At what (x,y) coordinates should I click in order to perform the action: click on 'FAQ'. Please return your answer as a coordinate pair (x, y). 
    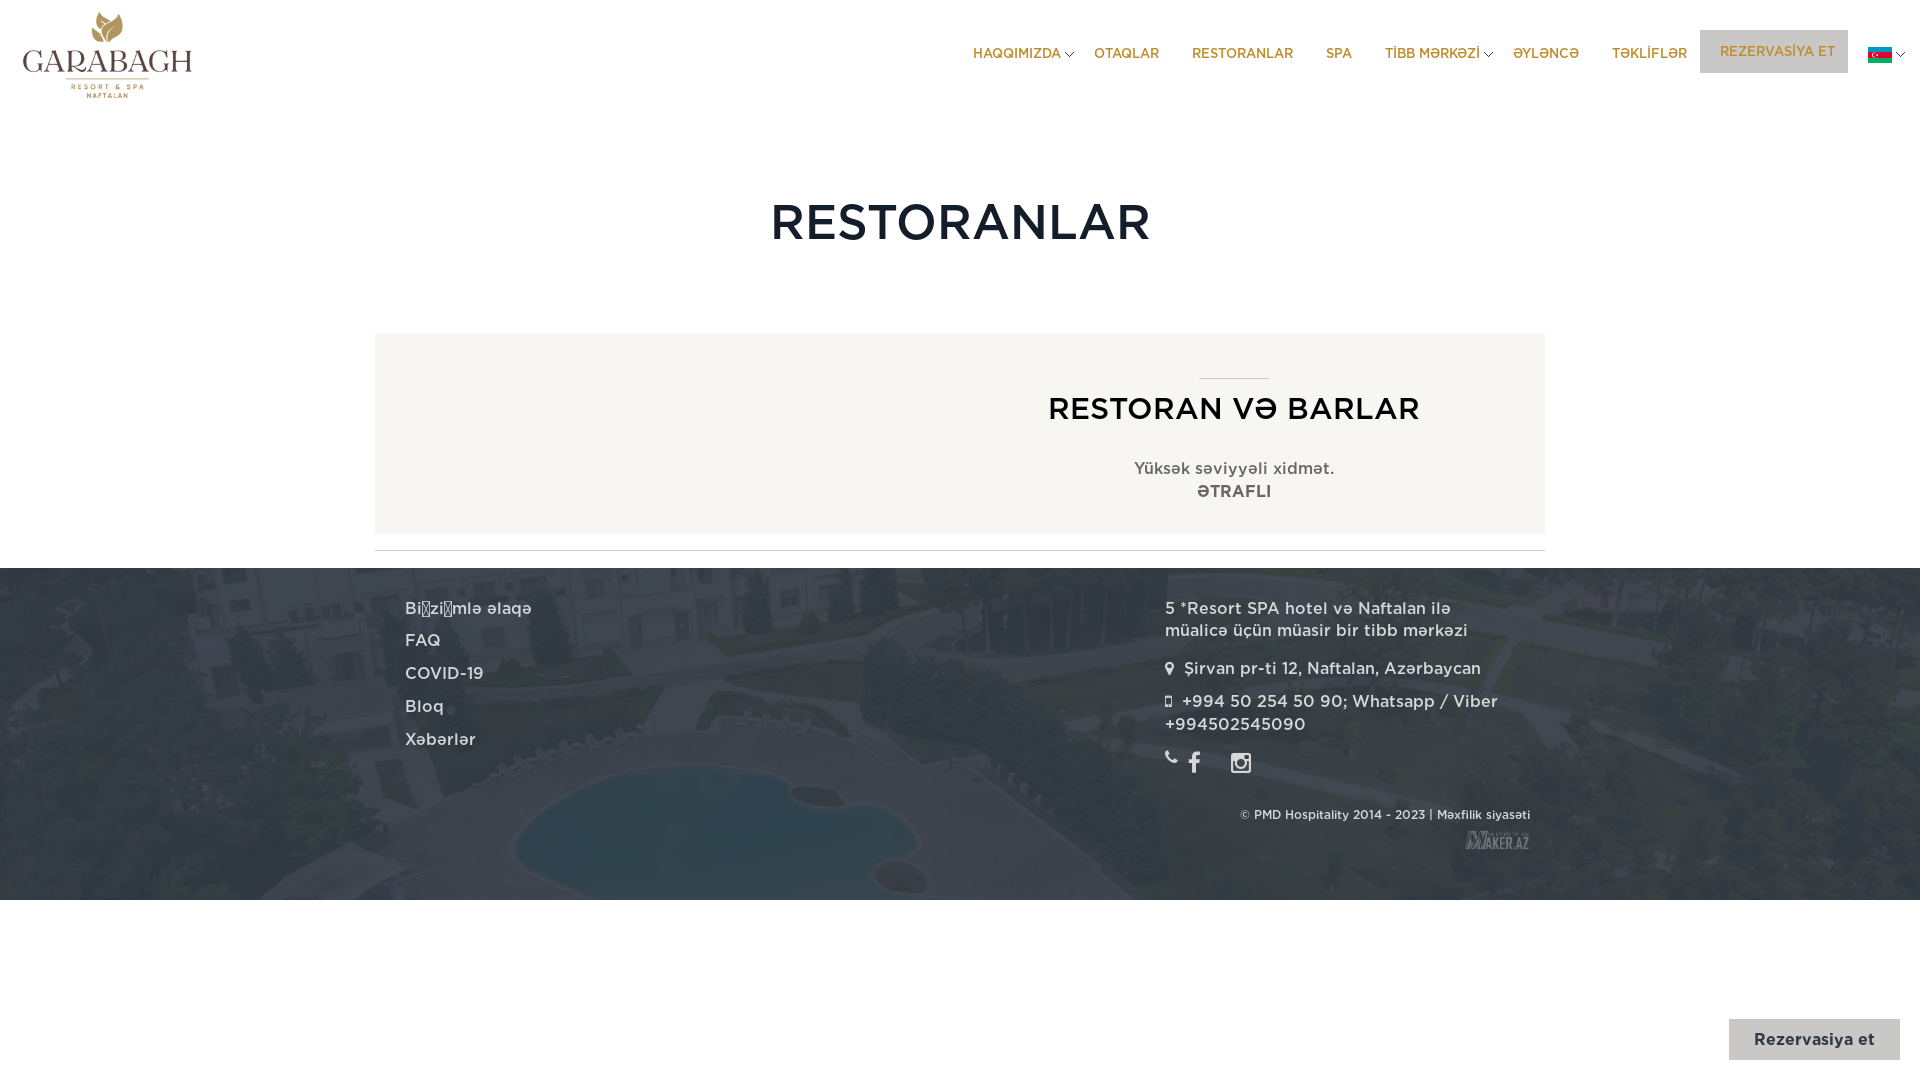
    Looking at the image, I should click on (403, 640).